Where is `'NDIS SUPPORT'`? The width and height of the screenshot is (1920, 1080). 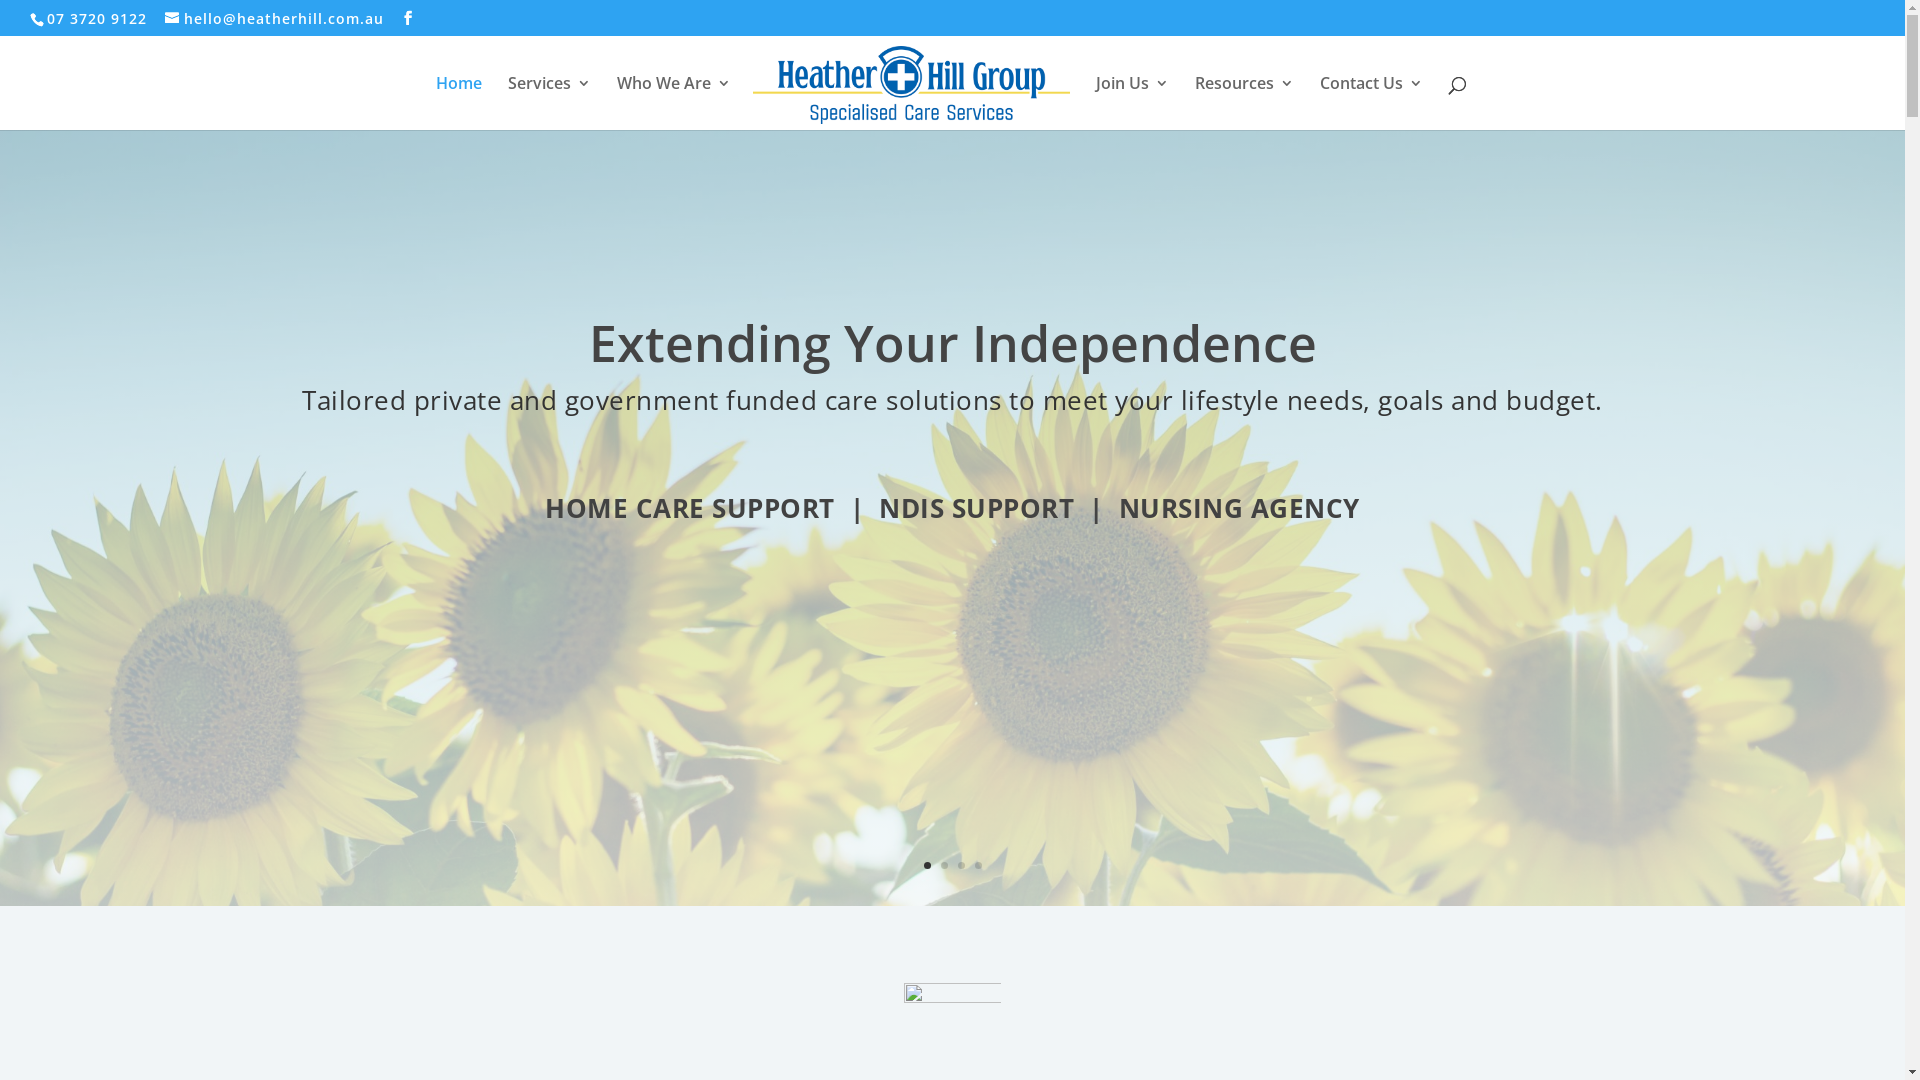
'NDIS SUPPORT' is located at coordinates (976, 507).